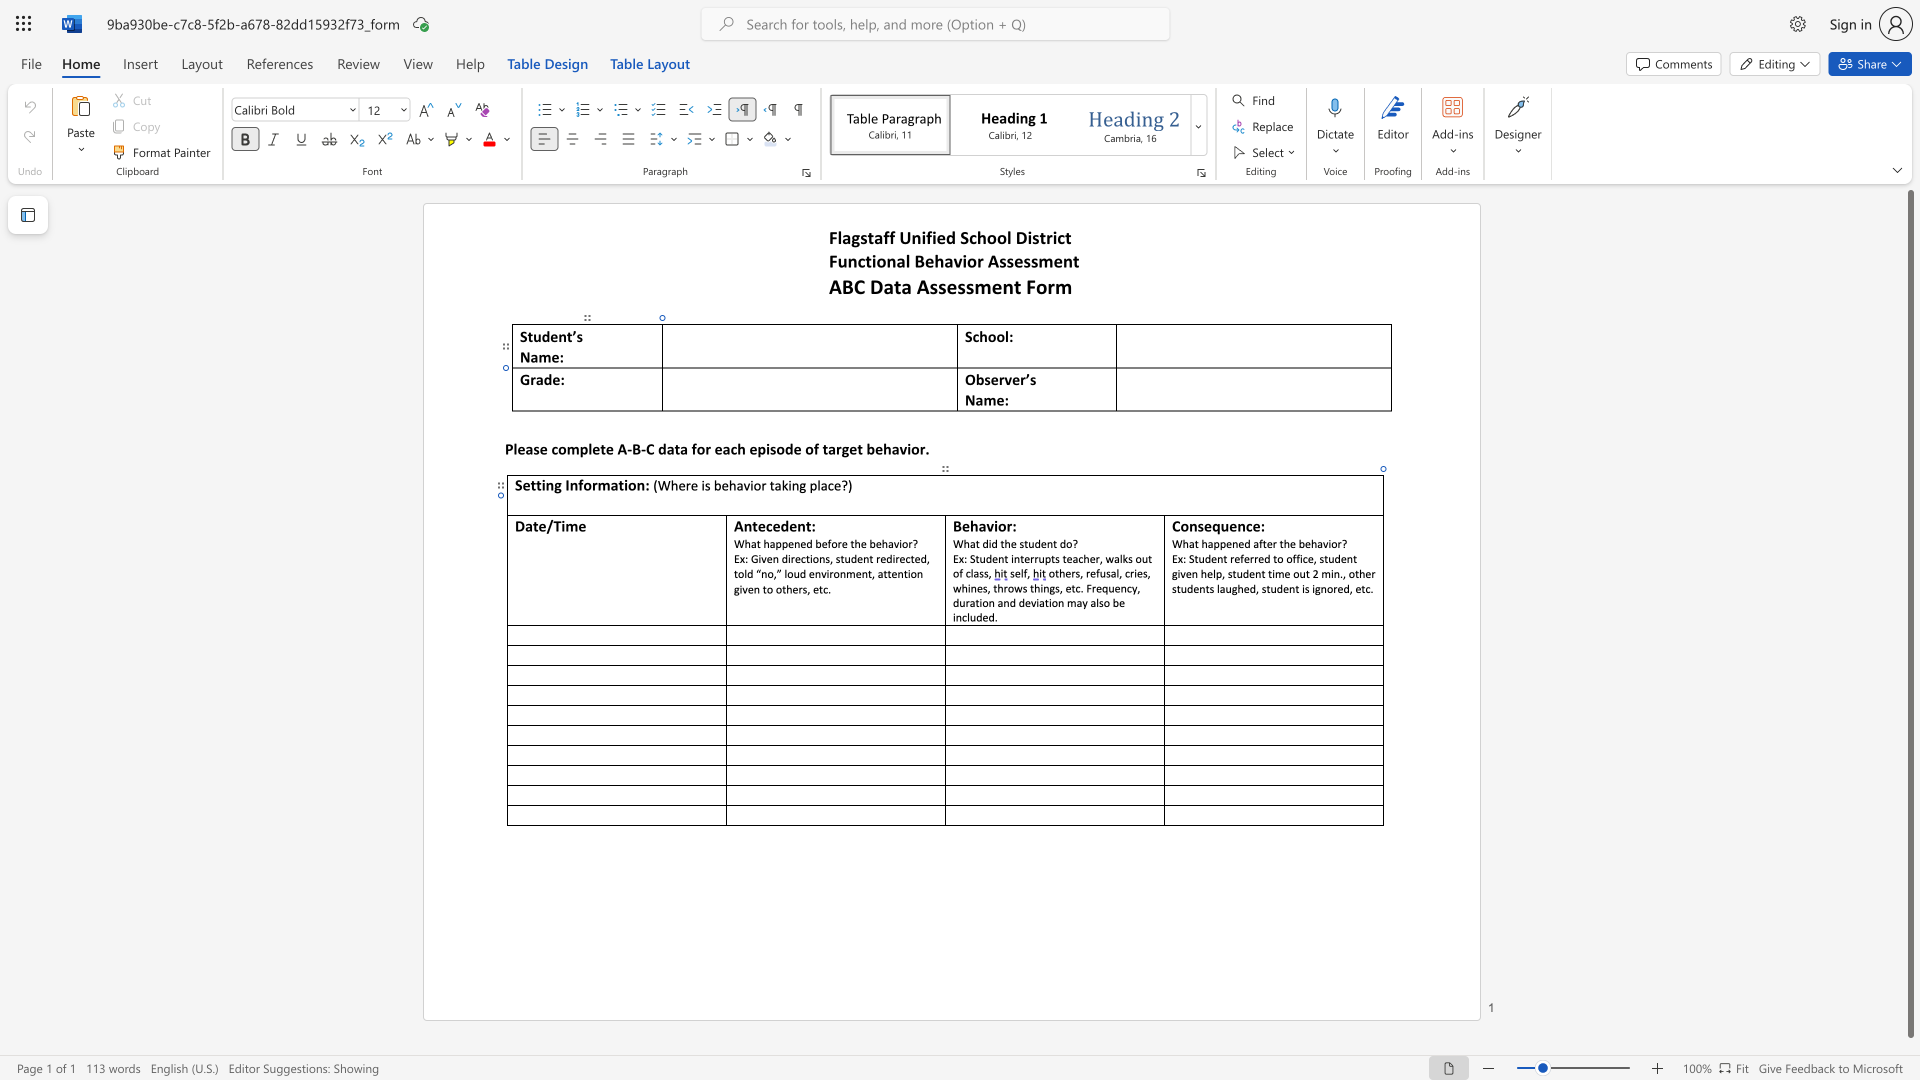  What do you see at coordinates (916, 558) in the screenshot?
I see `the 6th character "e" in the text` at bounding box center [916, 558].